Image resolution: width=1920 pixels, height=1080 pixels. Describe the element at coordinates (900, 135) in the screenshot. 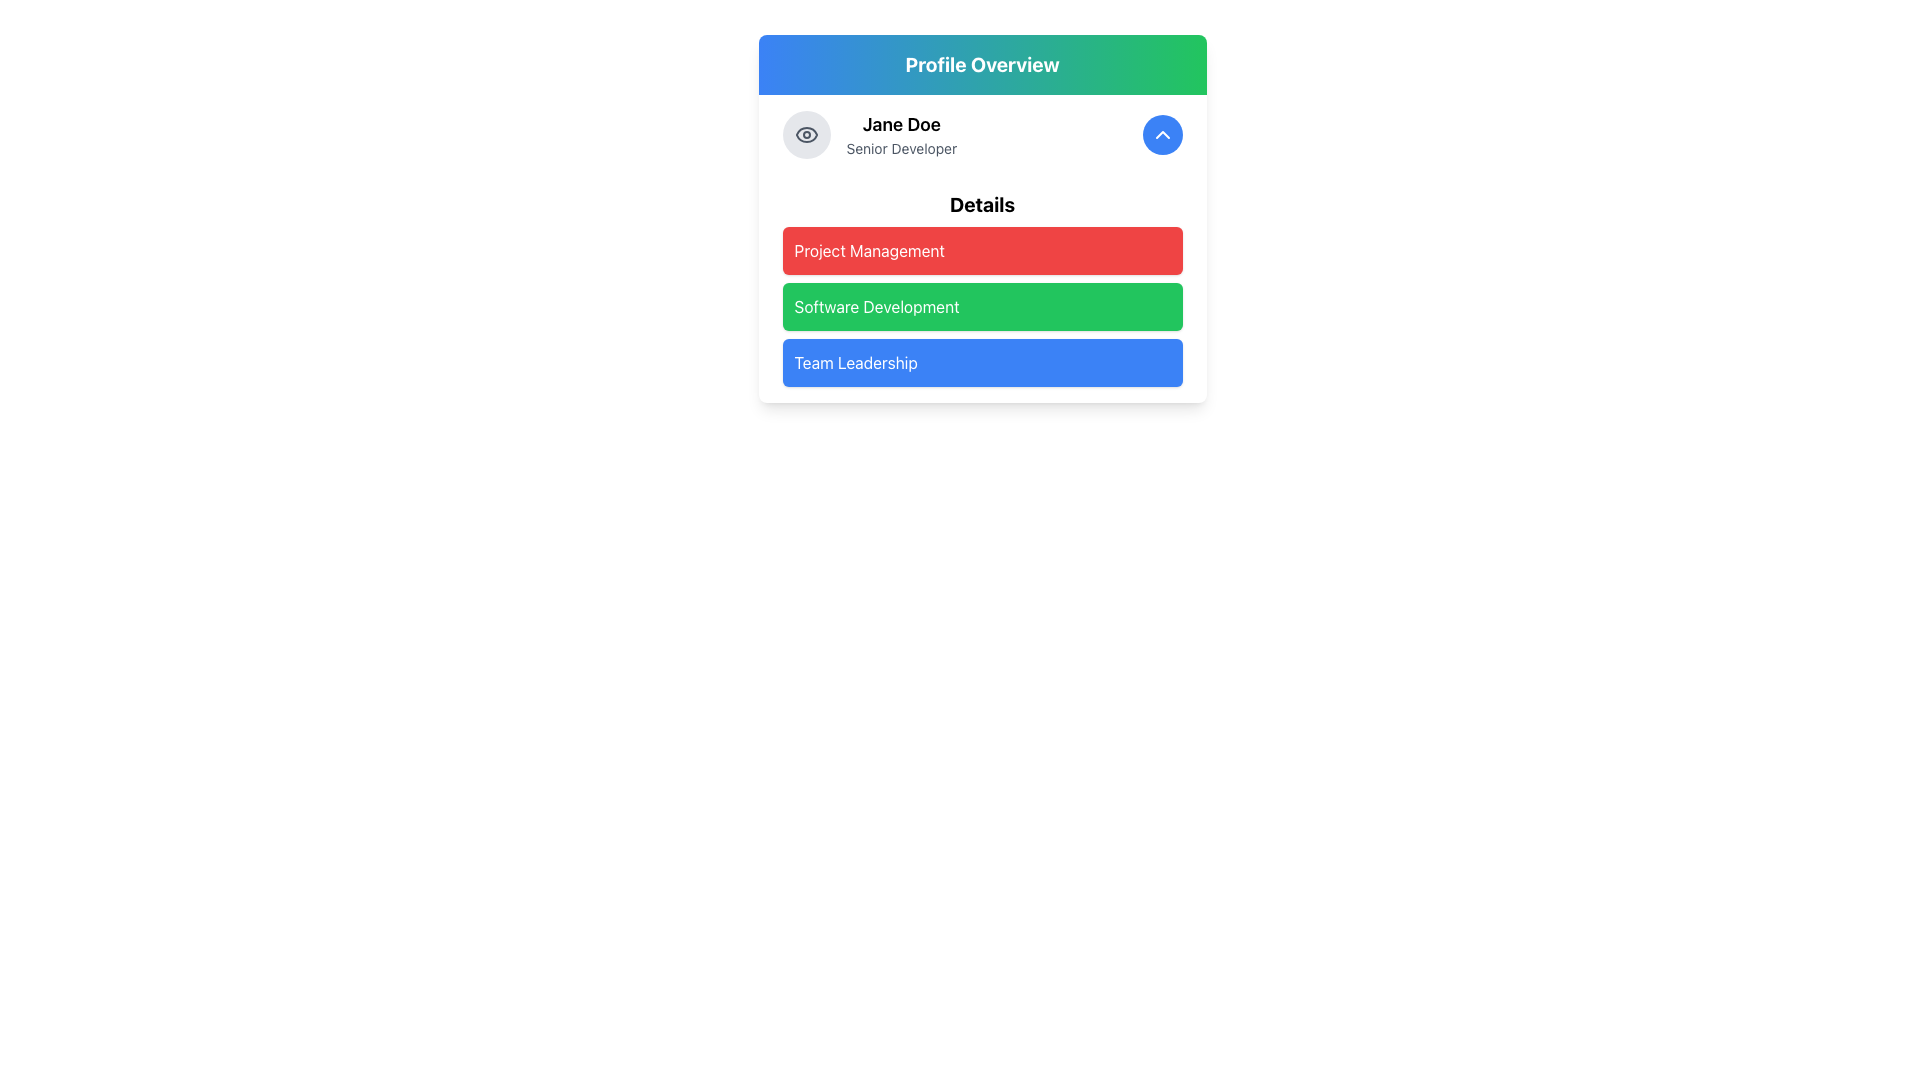

I see `the Text Display that shows an individual's name and title, located near the top of the card to the right of a circular icon in the header below 'Profile Overview'` at that location.